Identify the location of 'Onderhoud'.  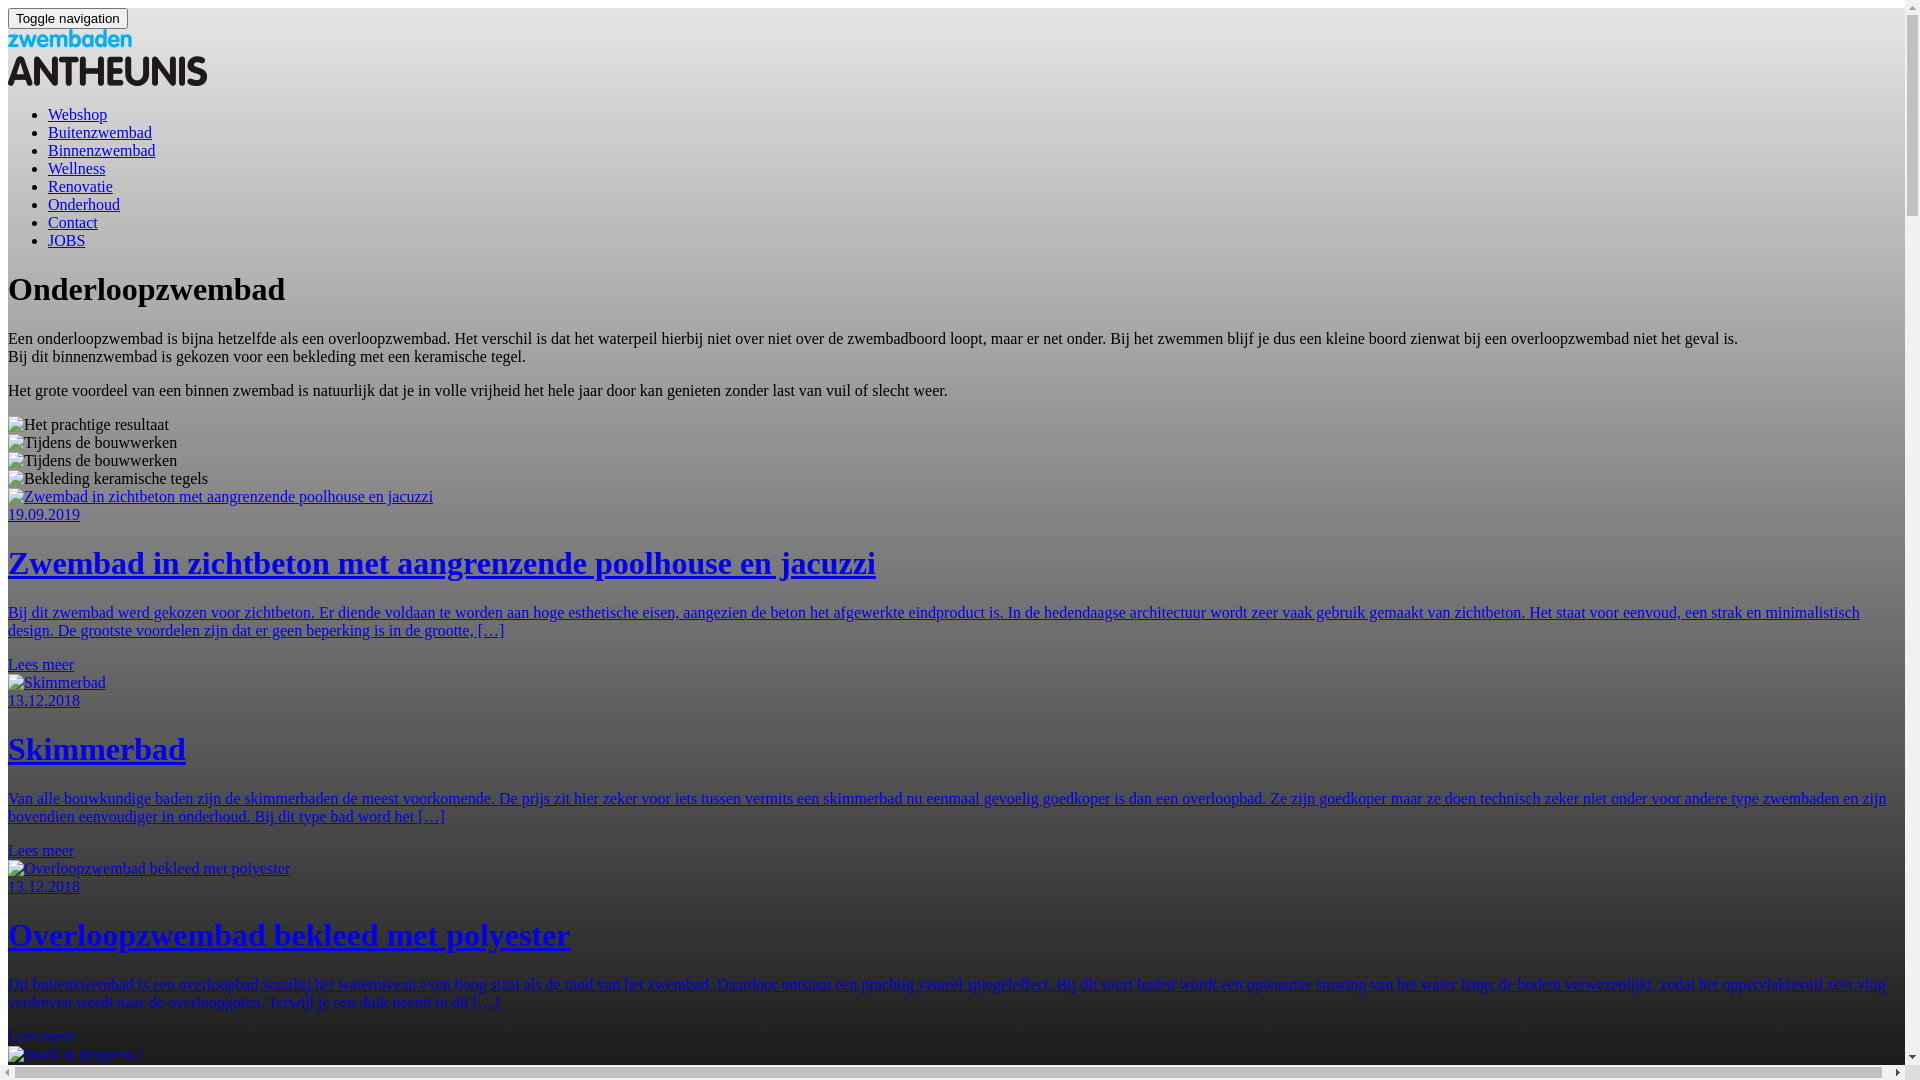
(82, 204).